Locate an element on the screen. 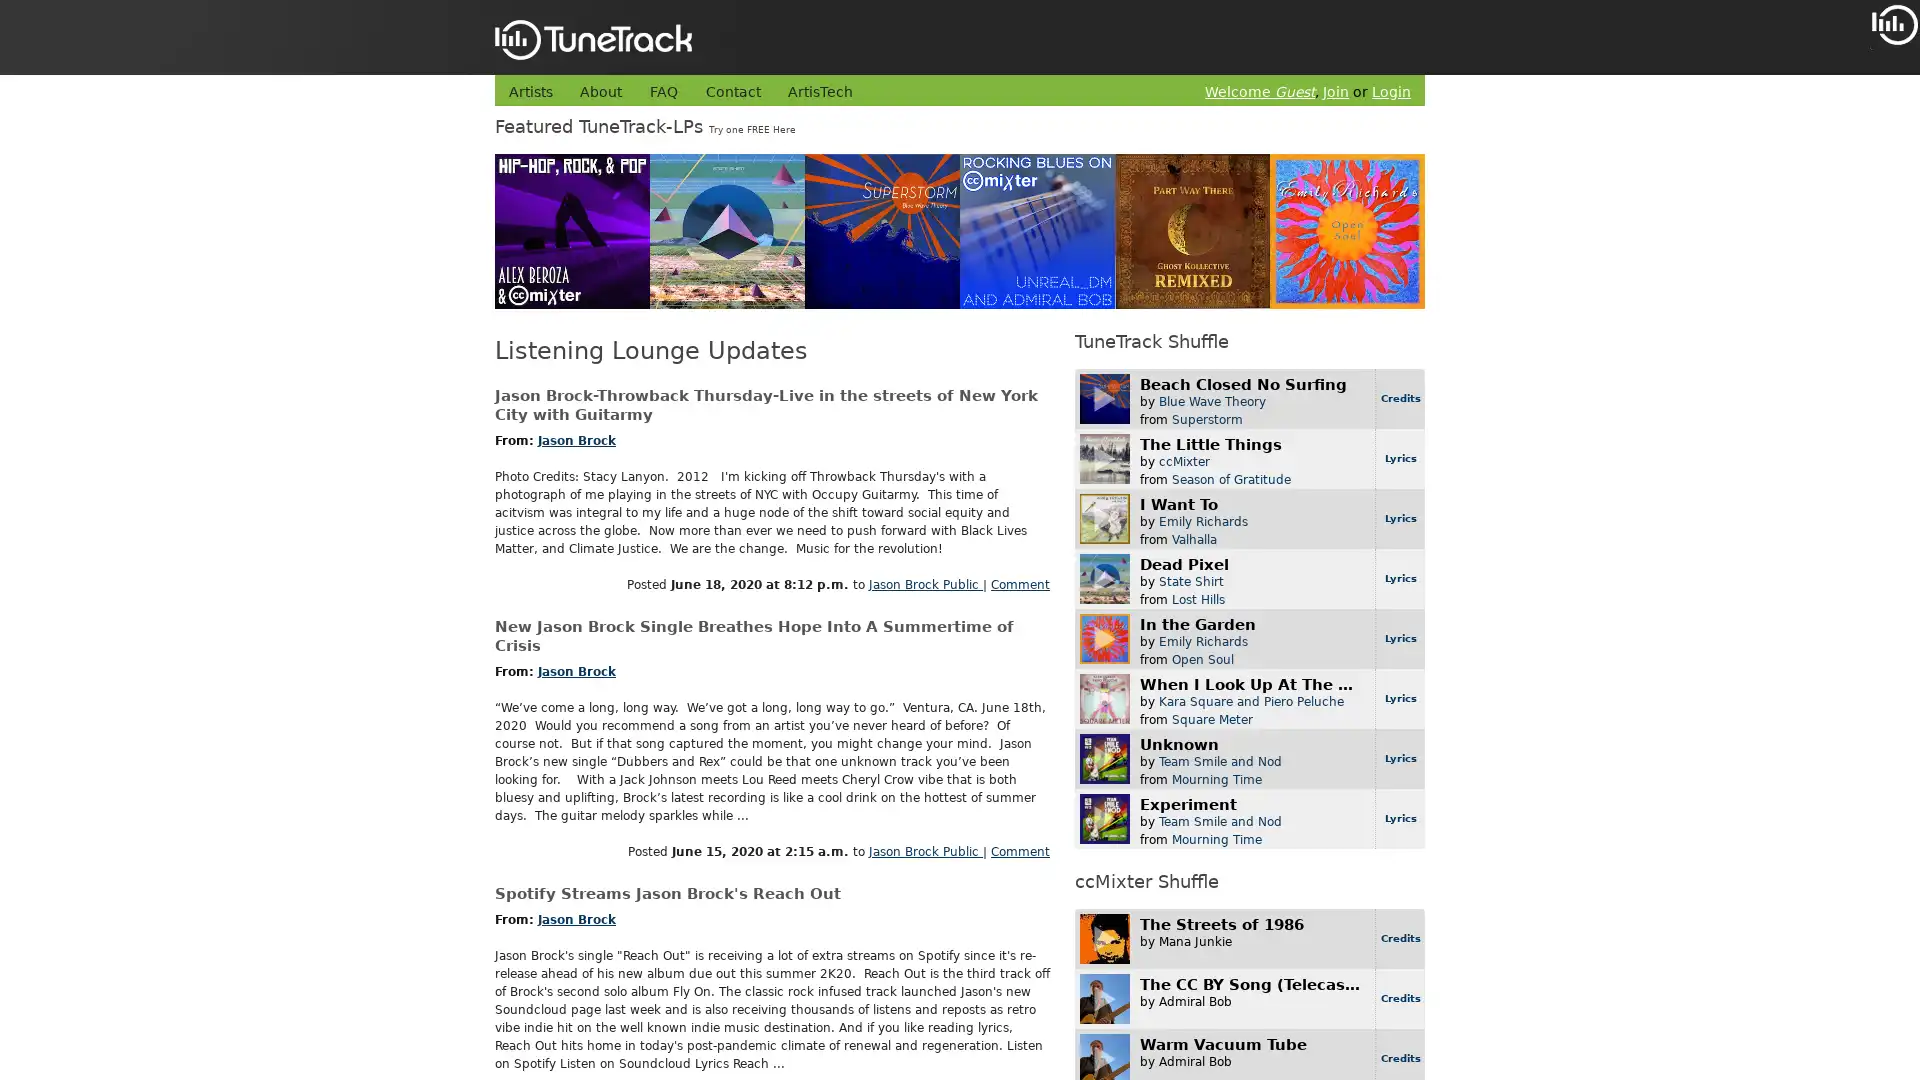 This screenshot has width=1920, height=1080. Previous is located at coordinates (1886, 119).